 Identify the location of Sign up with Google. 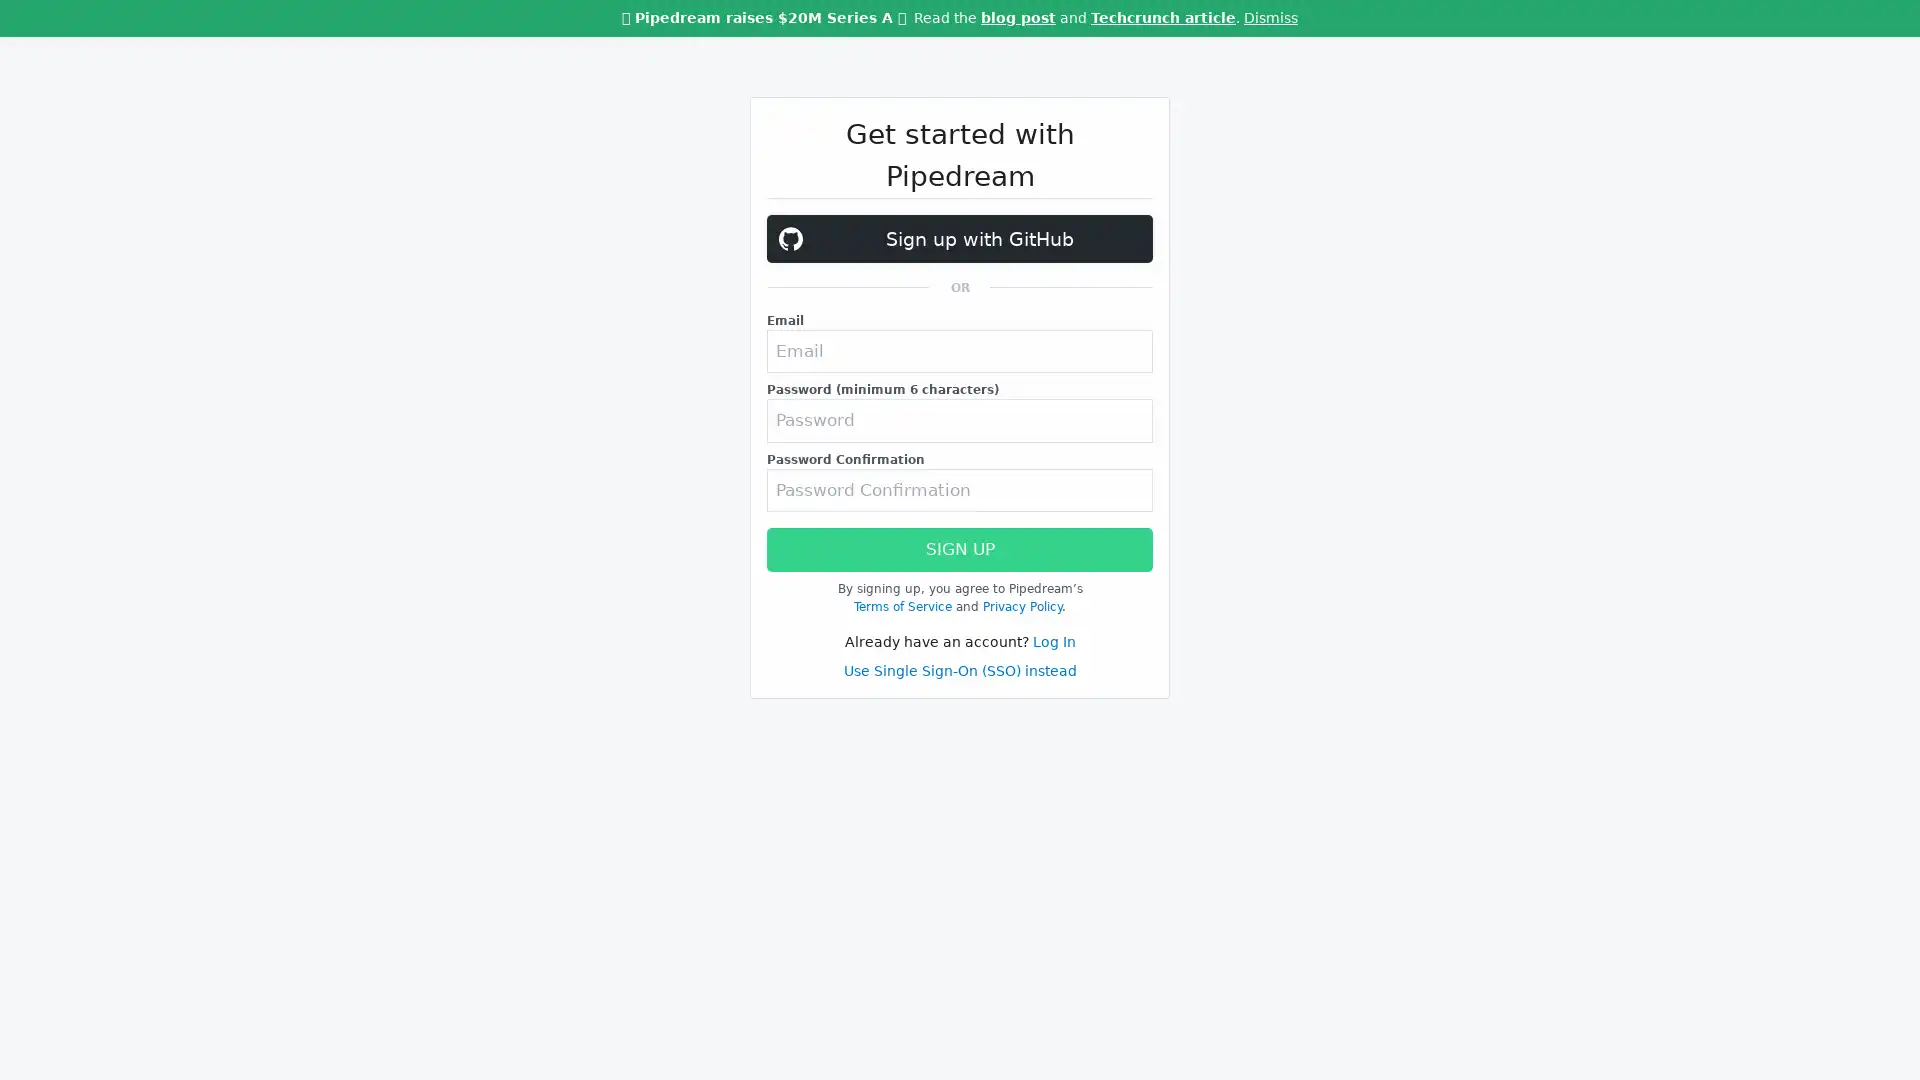
(960, 238).